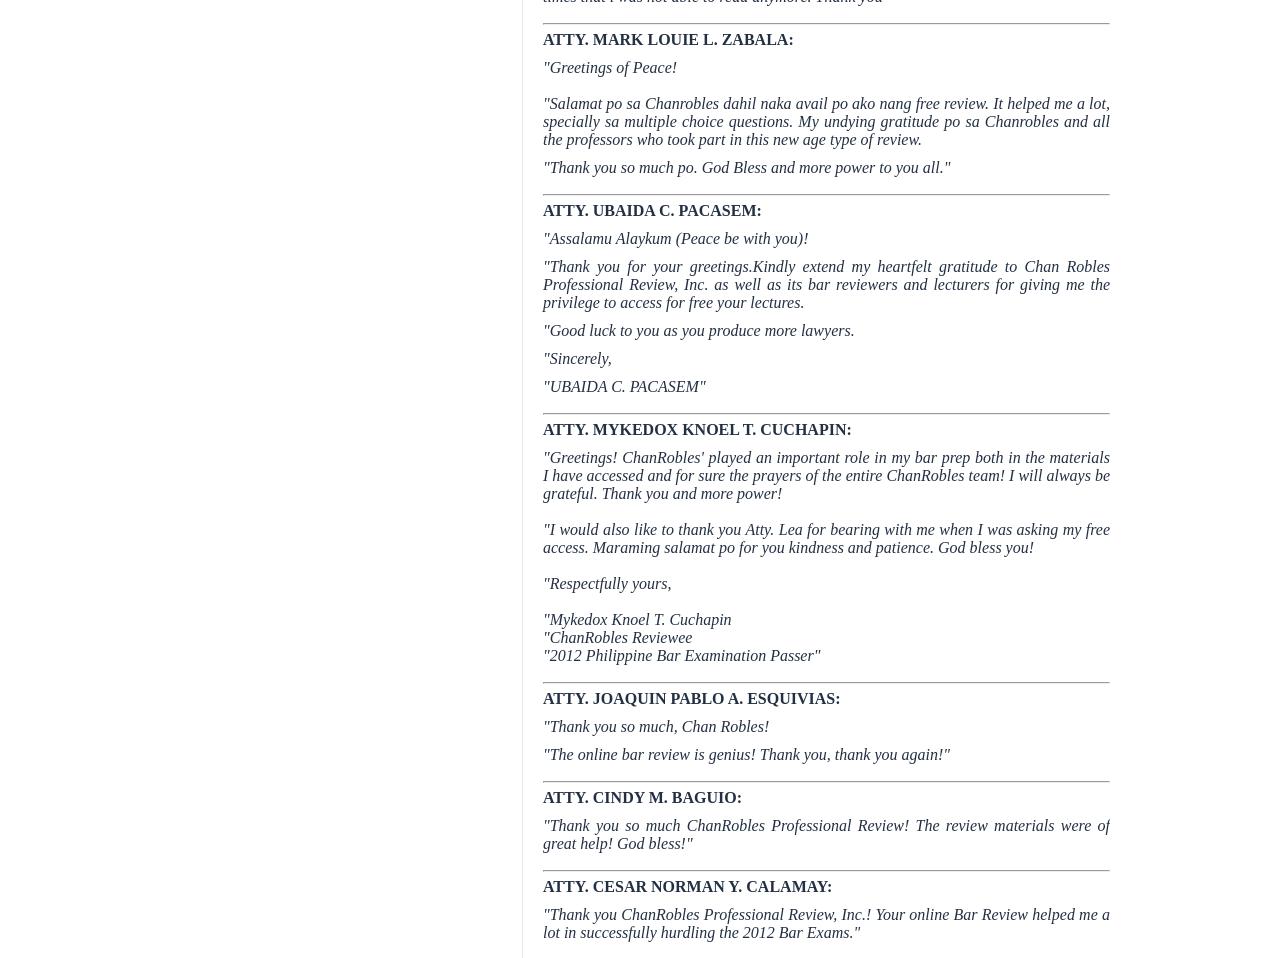 The height and width of the screenshot is (958, 1280). I want to click on '"Greetings of Peace!', so click(609, 66).